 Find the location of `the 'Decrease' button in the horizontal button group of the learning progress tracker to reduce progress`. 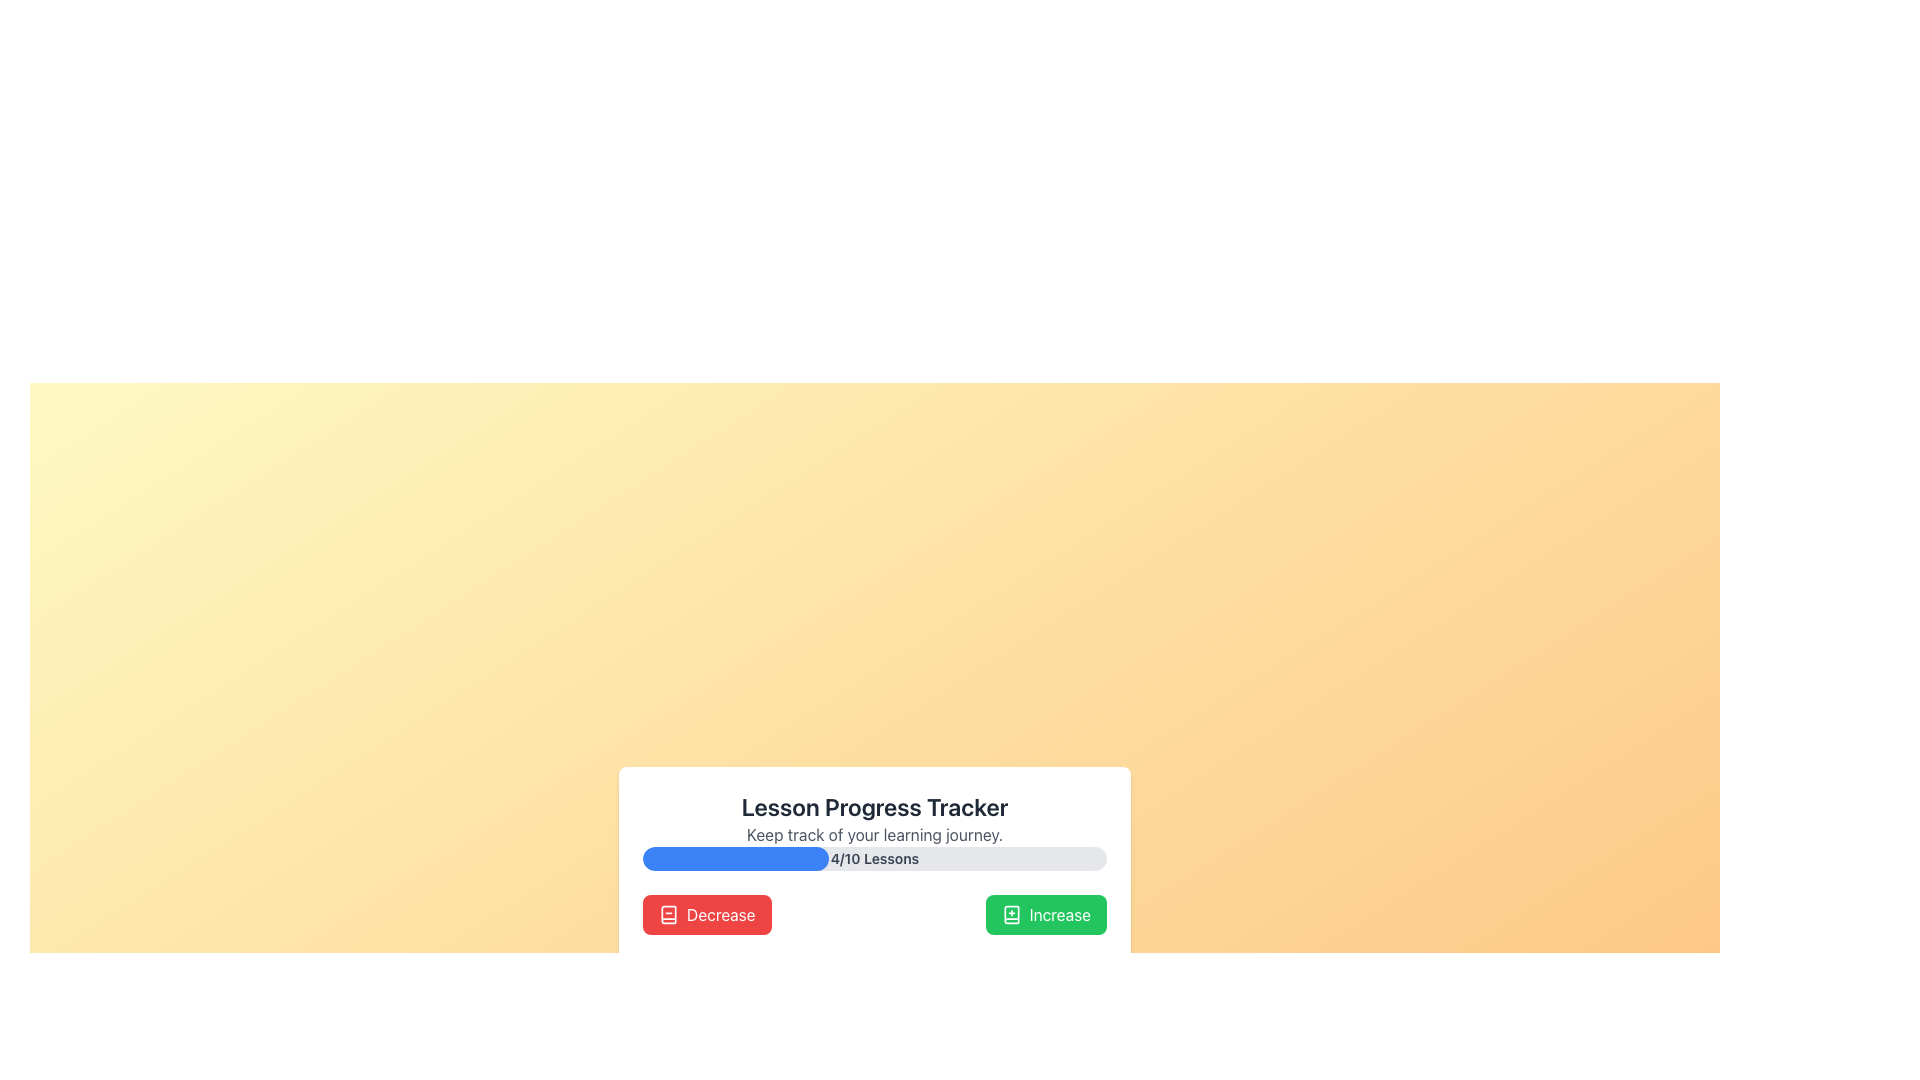

the 'Decrease' button in the horizontal button group of the learning progress tracker to reduce progress is located at coordinates (874, 914).